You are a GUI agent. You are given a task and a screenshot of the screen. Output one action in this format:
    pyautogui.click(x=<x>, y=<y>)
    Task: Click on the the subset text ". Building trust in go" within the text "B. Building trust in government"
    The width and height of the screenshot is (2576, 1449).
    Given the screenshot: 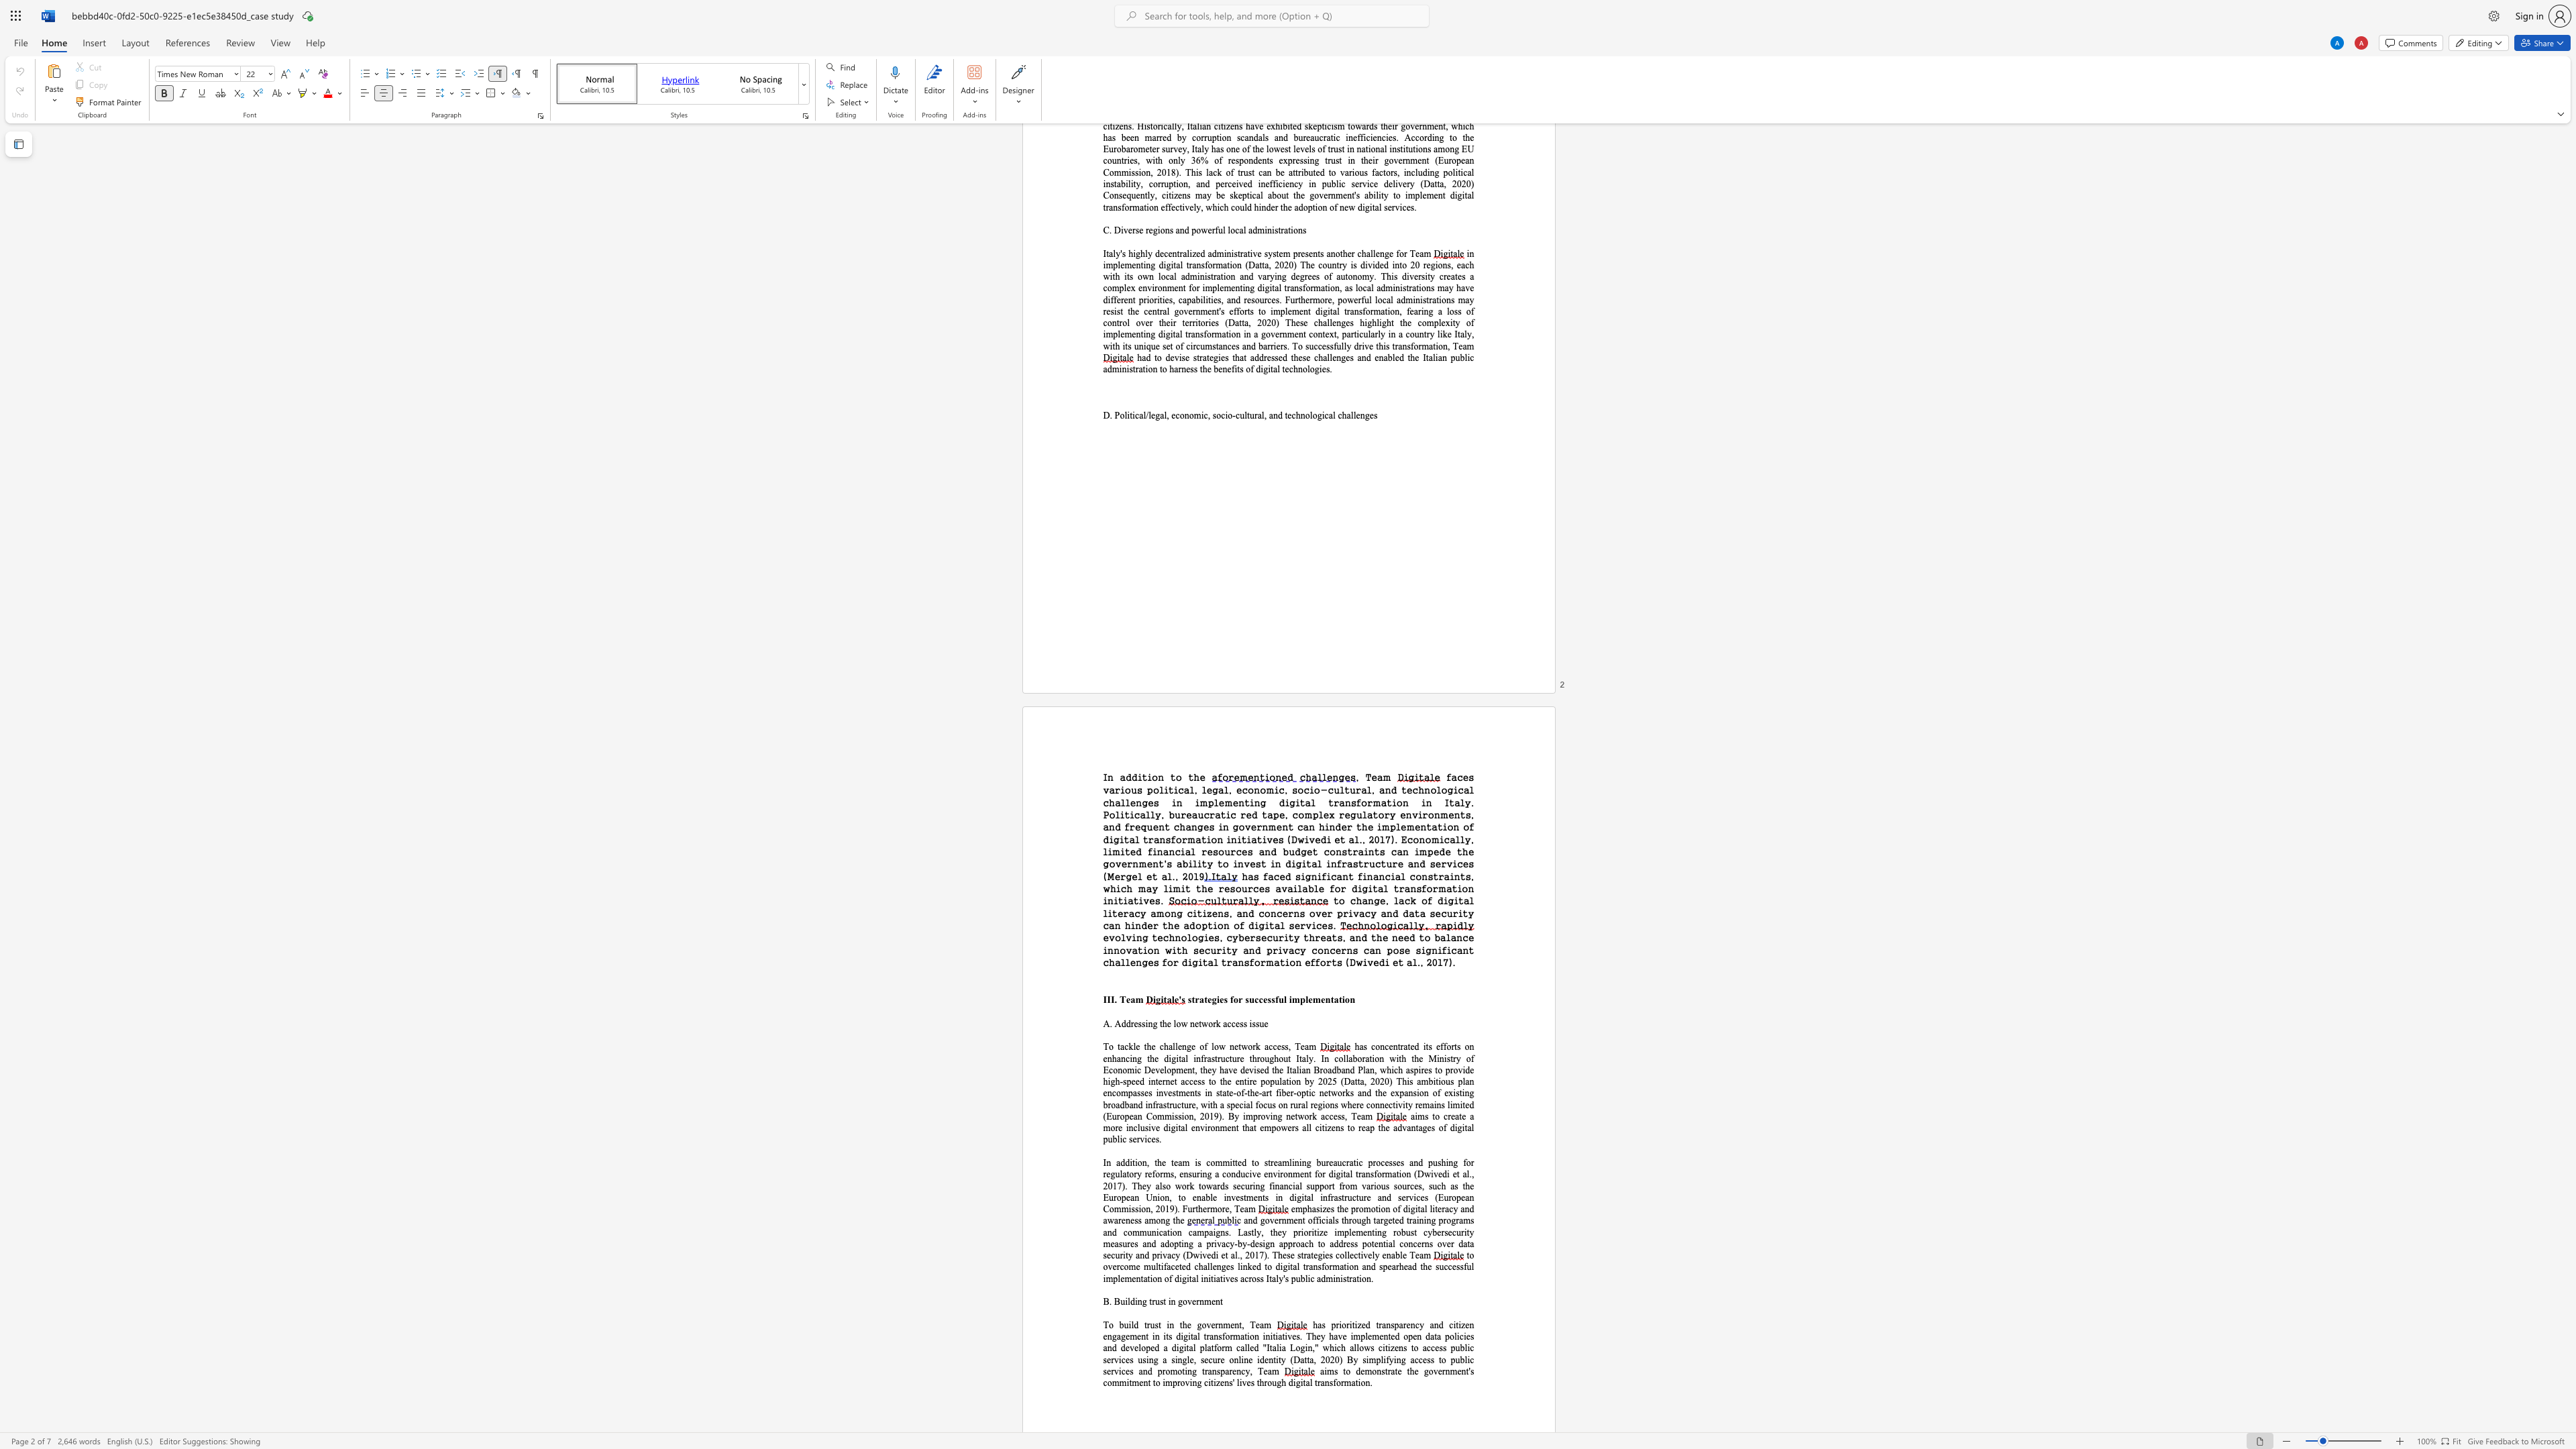 What is the action you would take?
    pyautogui.click(x=1108, y=1301)
    